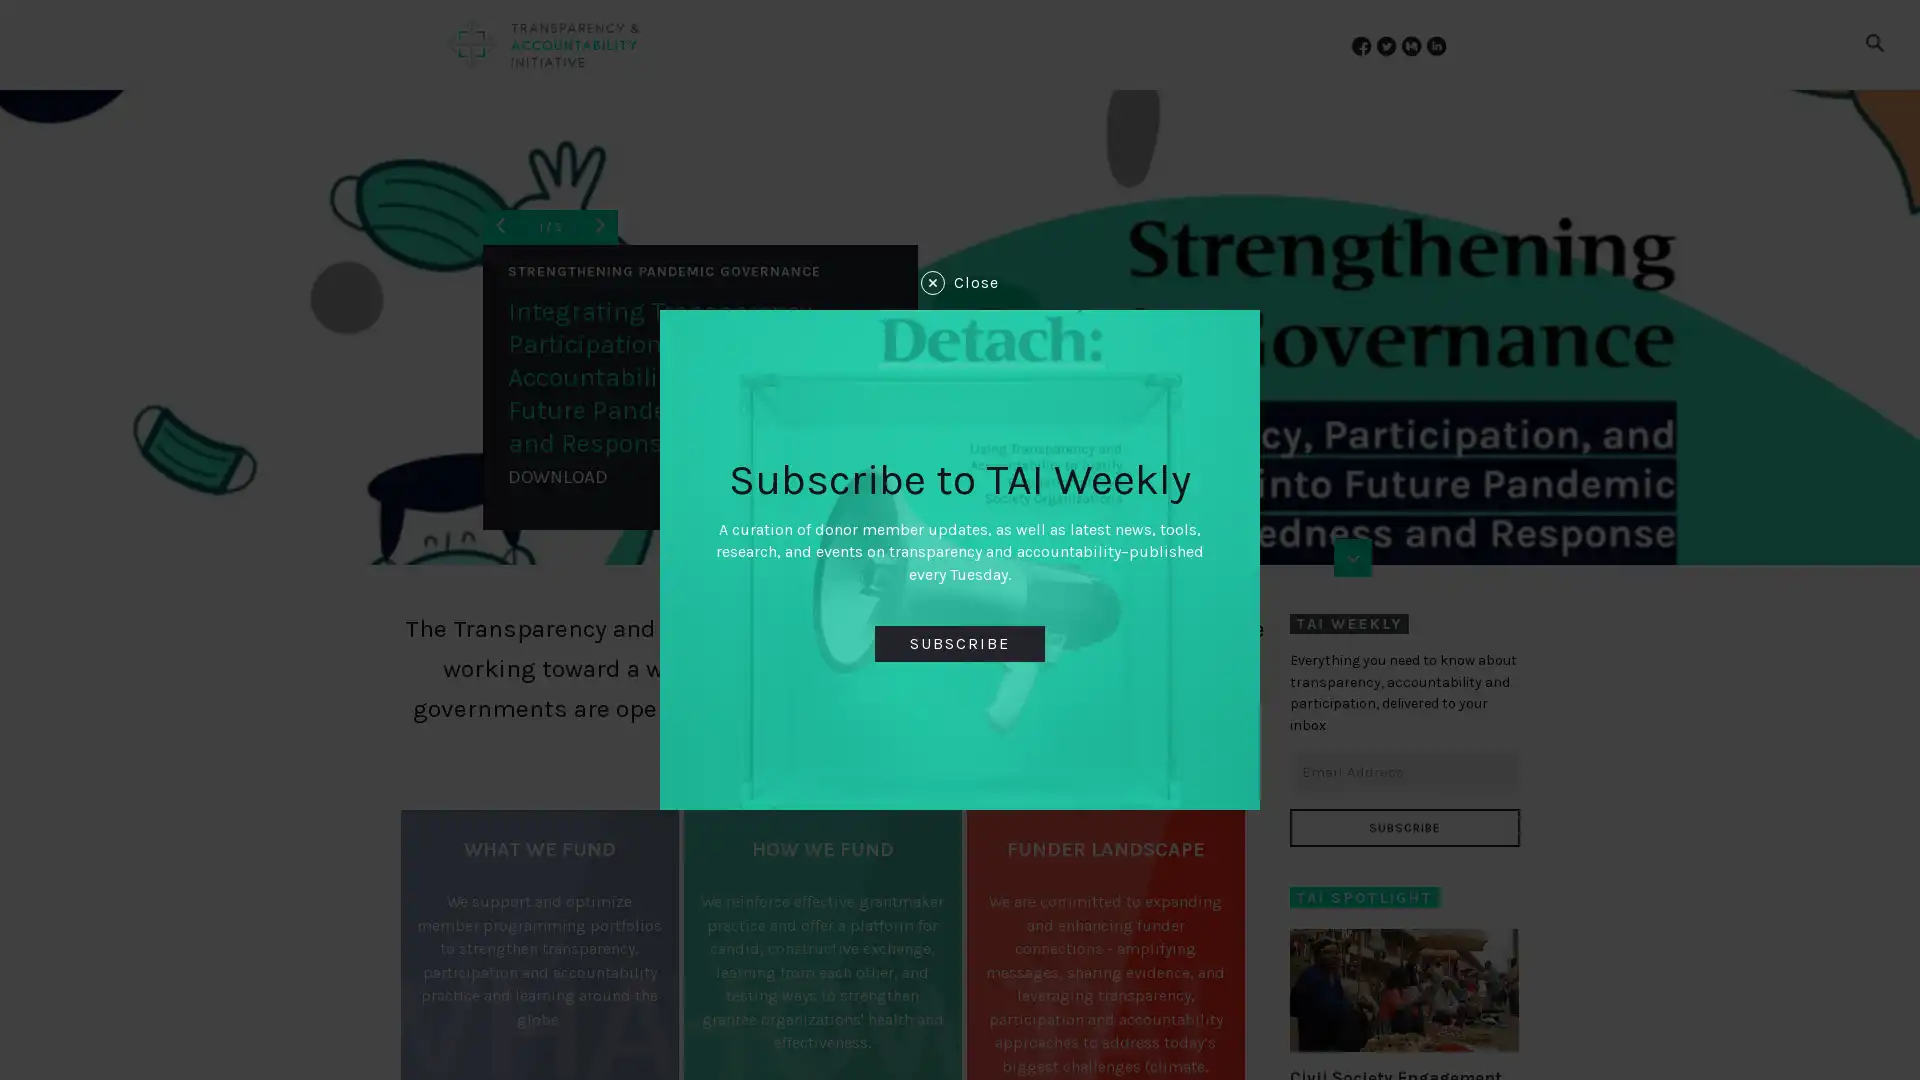 The width and height of the screenshot is (1920, 1080). What do you see at coordinates (960, 281) in the screenshot?
I see `Close` at bounding box center [960, 281].